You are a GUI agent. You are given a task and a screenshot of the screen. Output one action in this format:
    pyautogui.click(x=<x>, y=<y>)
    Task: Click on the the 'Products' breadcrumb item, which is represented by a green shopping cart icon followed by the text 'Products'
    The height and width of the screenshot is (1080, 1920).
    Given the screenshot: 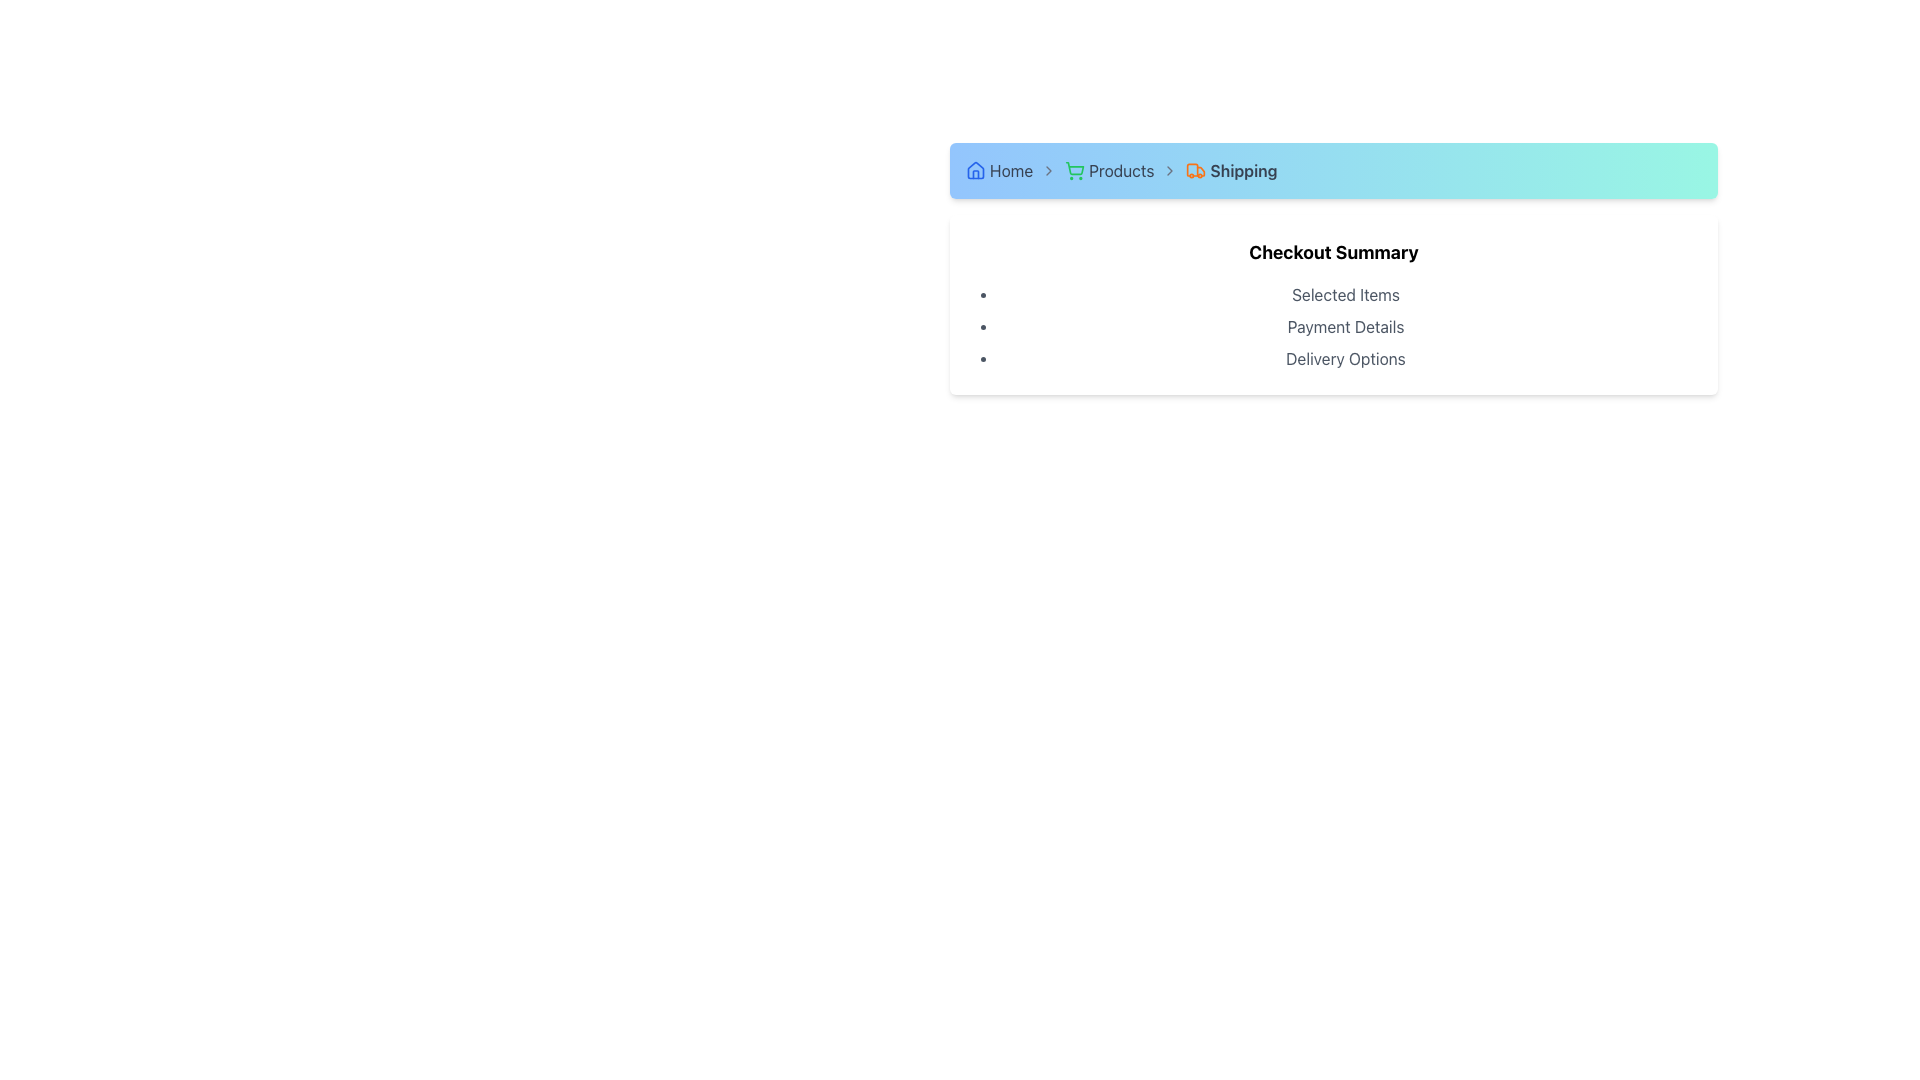 What is the action you would take?
    pyautogui.click(x=1108, y=169)
    